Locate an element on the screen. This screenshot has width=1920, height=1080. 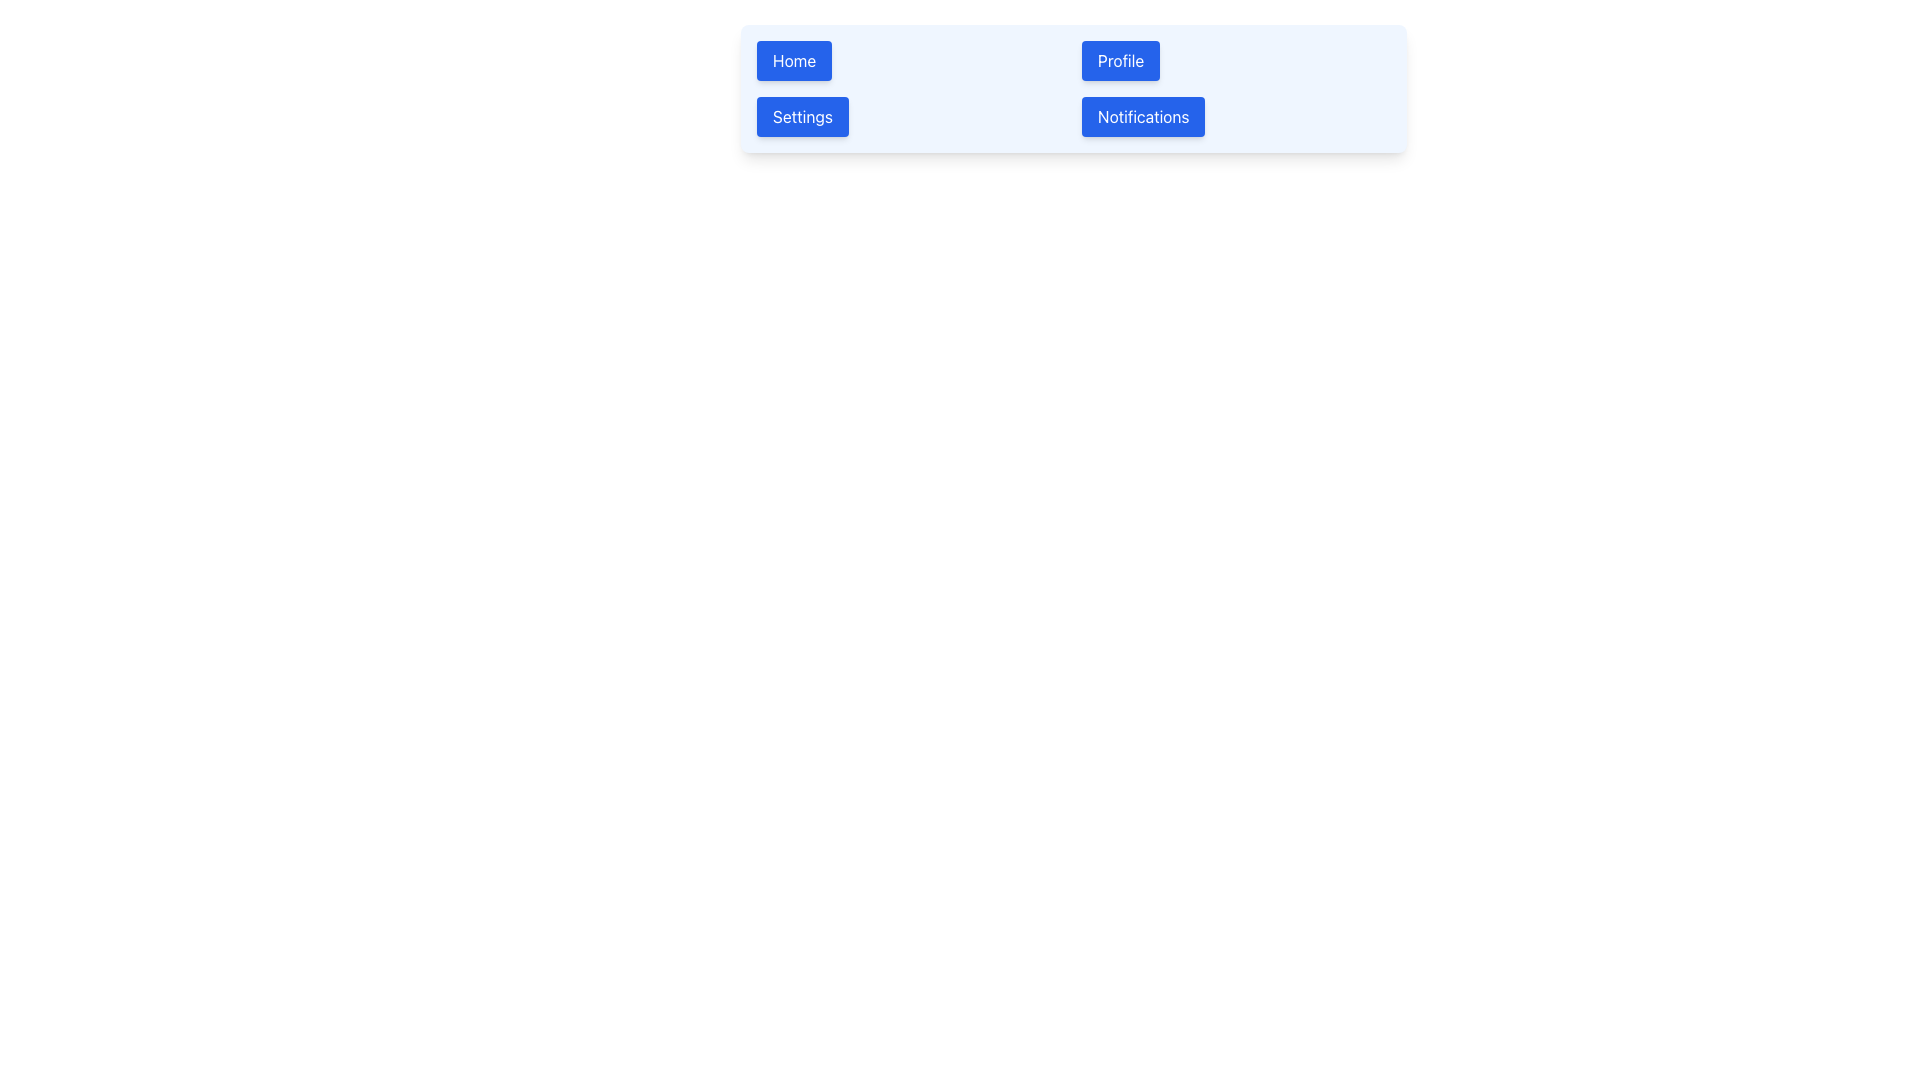
the settings button located on the horizontal navigation bar, second from the left, between the 'Home' and 'Profile' buttons is located at coordinates (802, 116).